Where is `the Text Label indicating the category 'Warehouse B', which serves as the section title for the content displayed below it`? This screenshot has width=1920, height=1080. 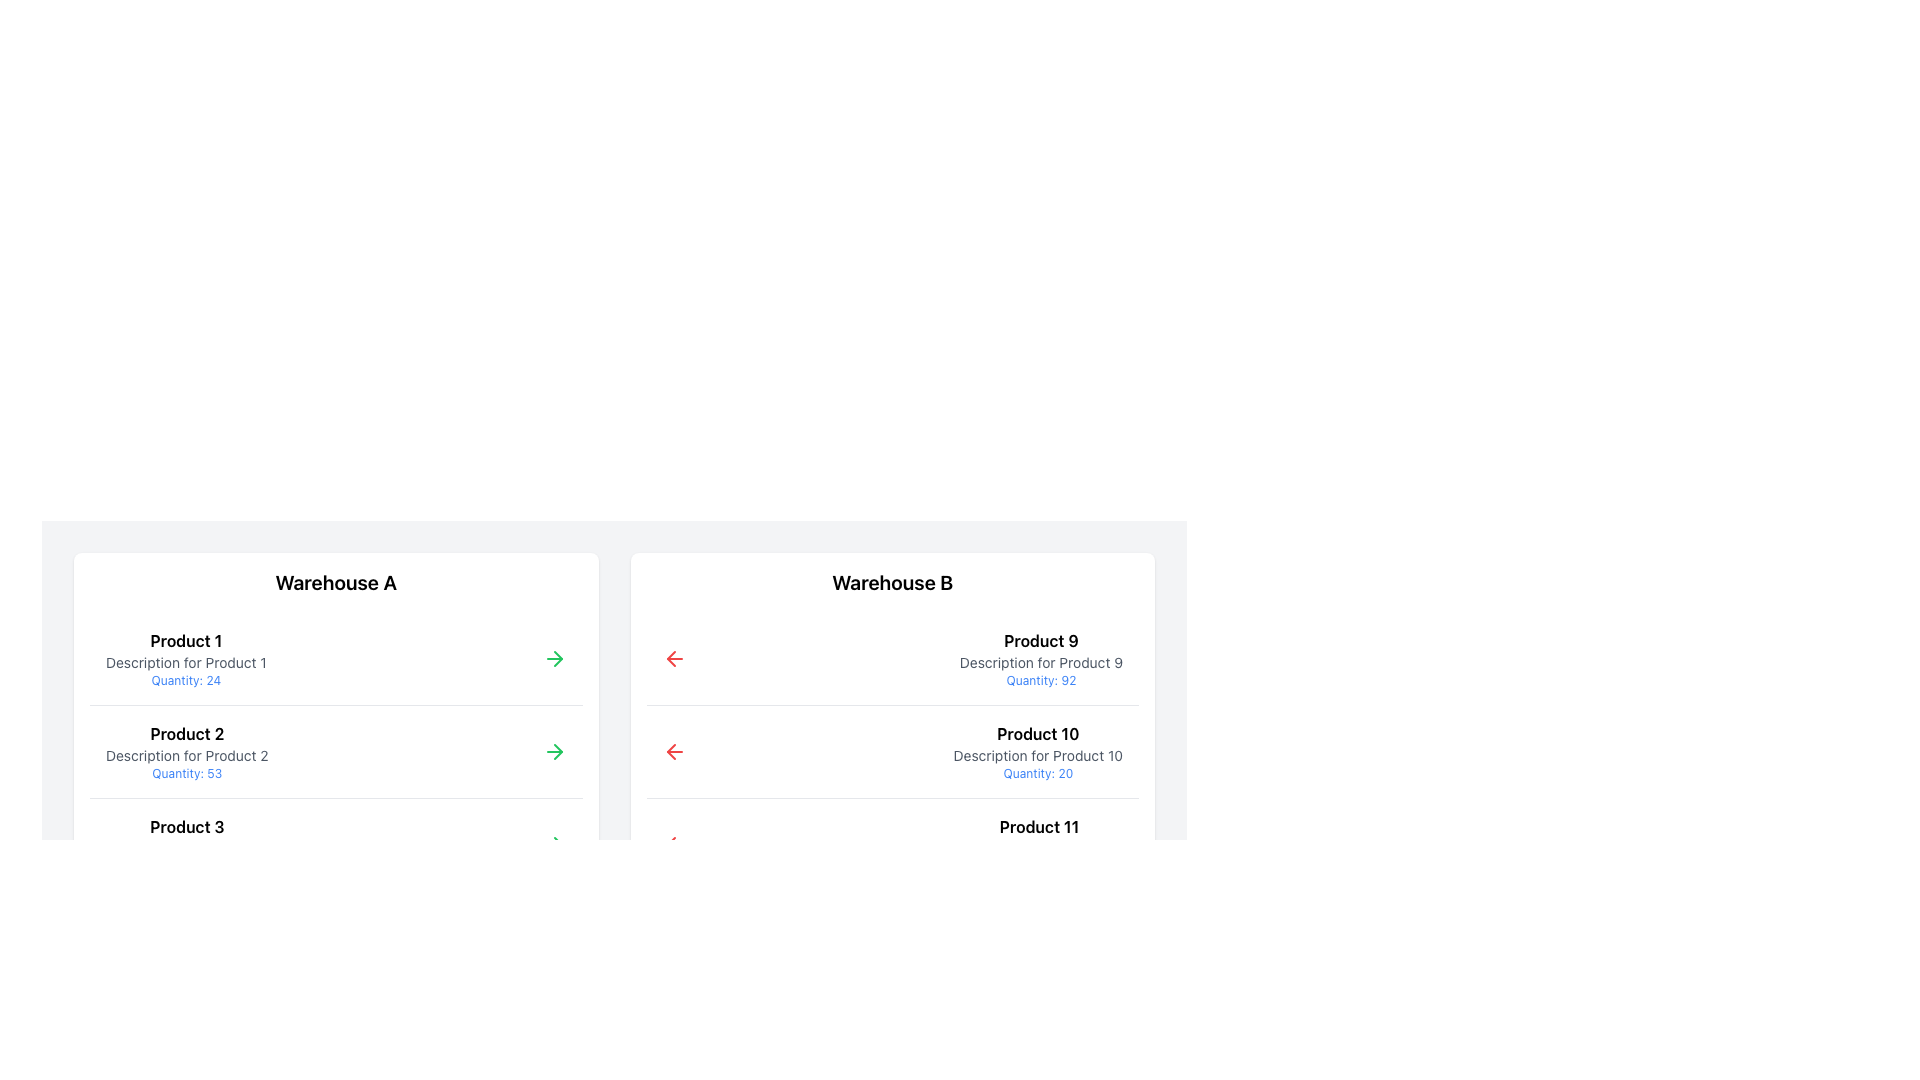
the Text Label indicating the category 'Warehouse B', which serves as the section title for the content displayed below it is located at coordinates (891, 582).